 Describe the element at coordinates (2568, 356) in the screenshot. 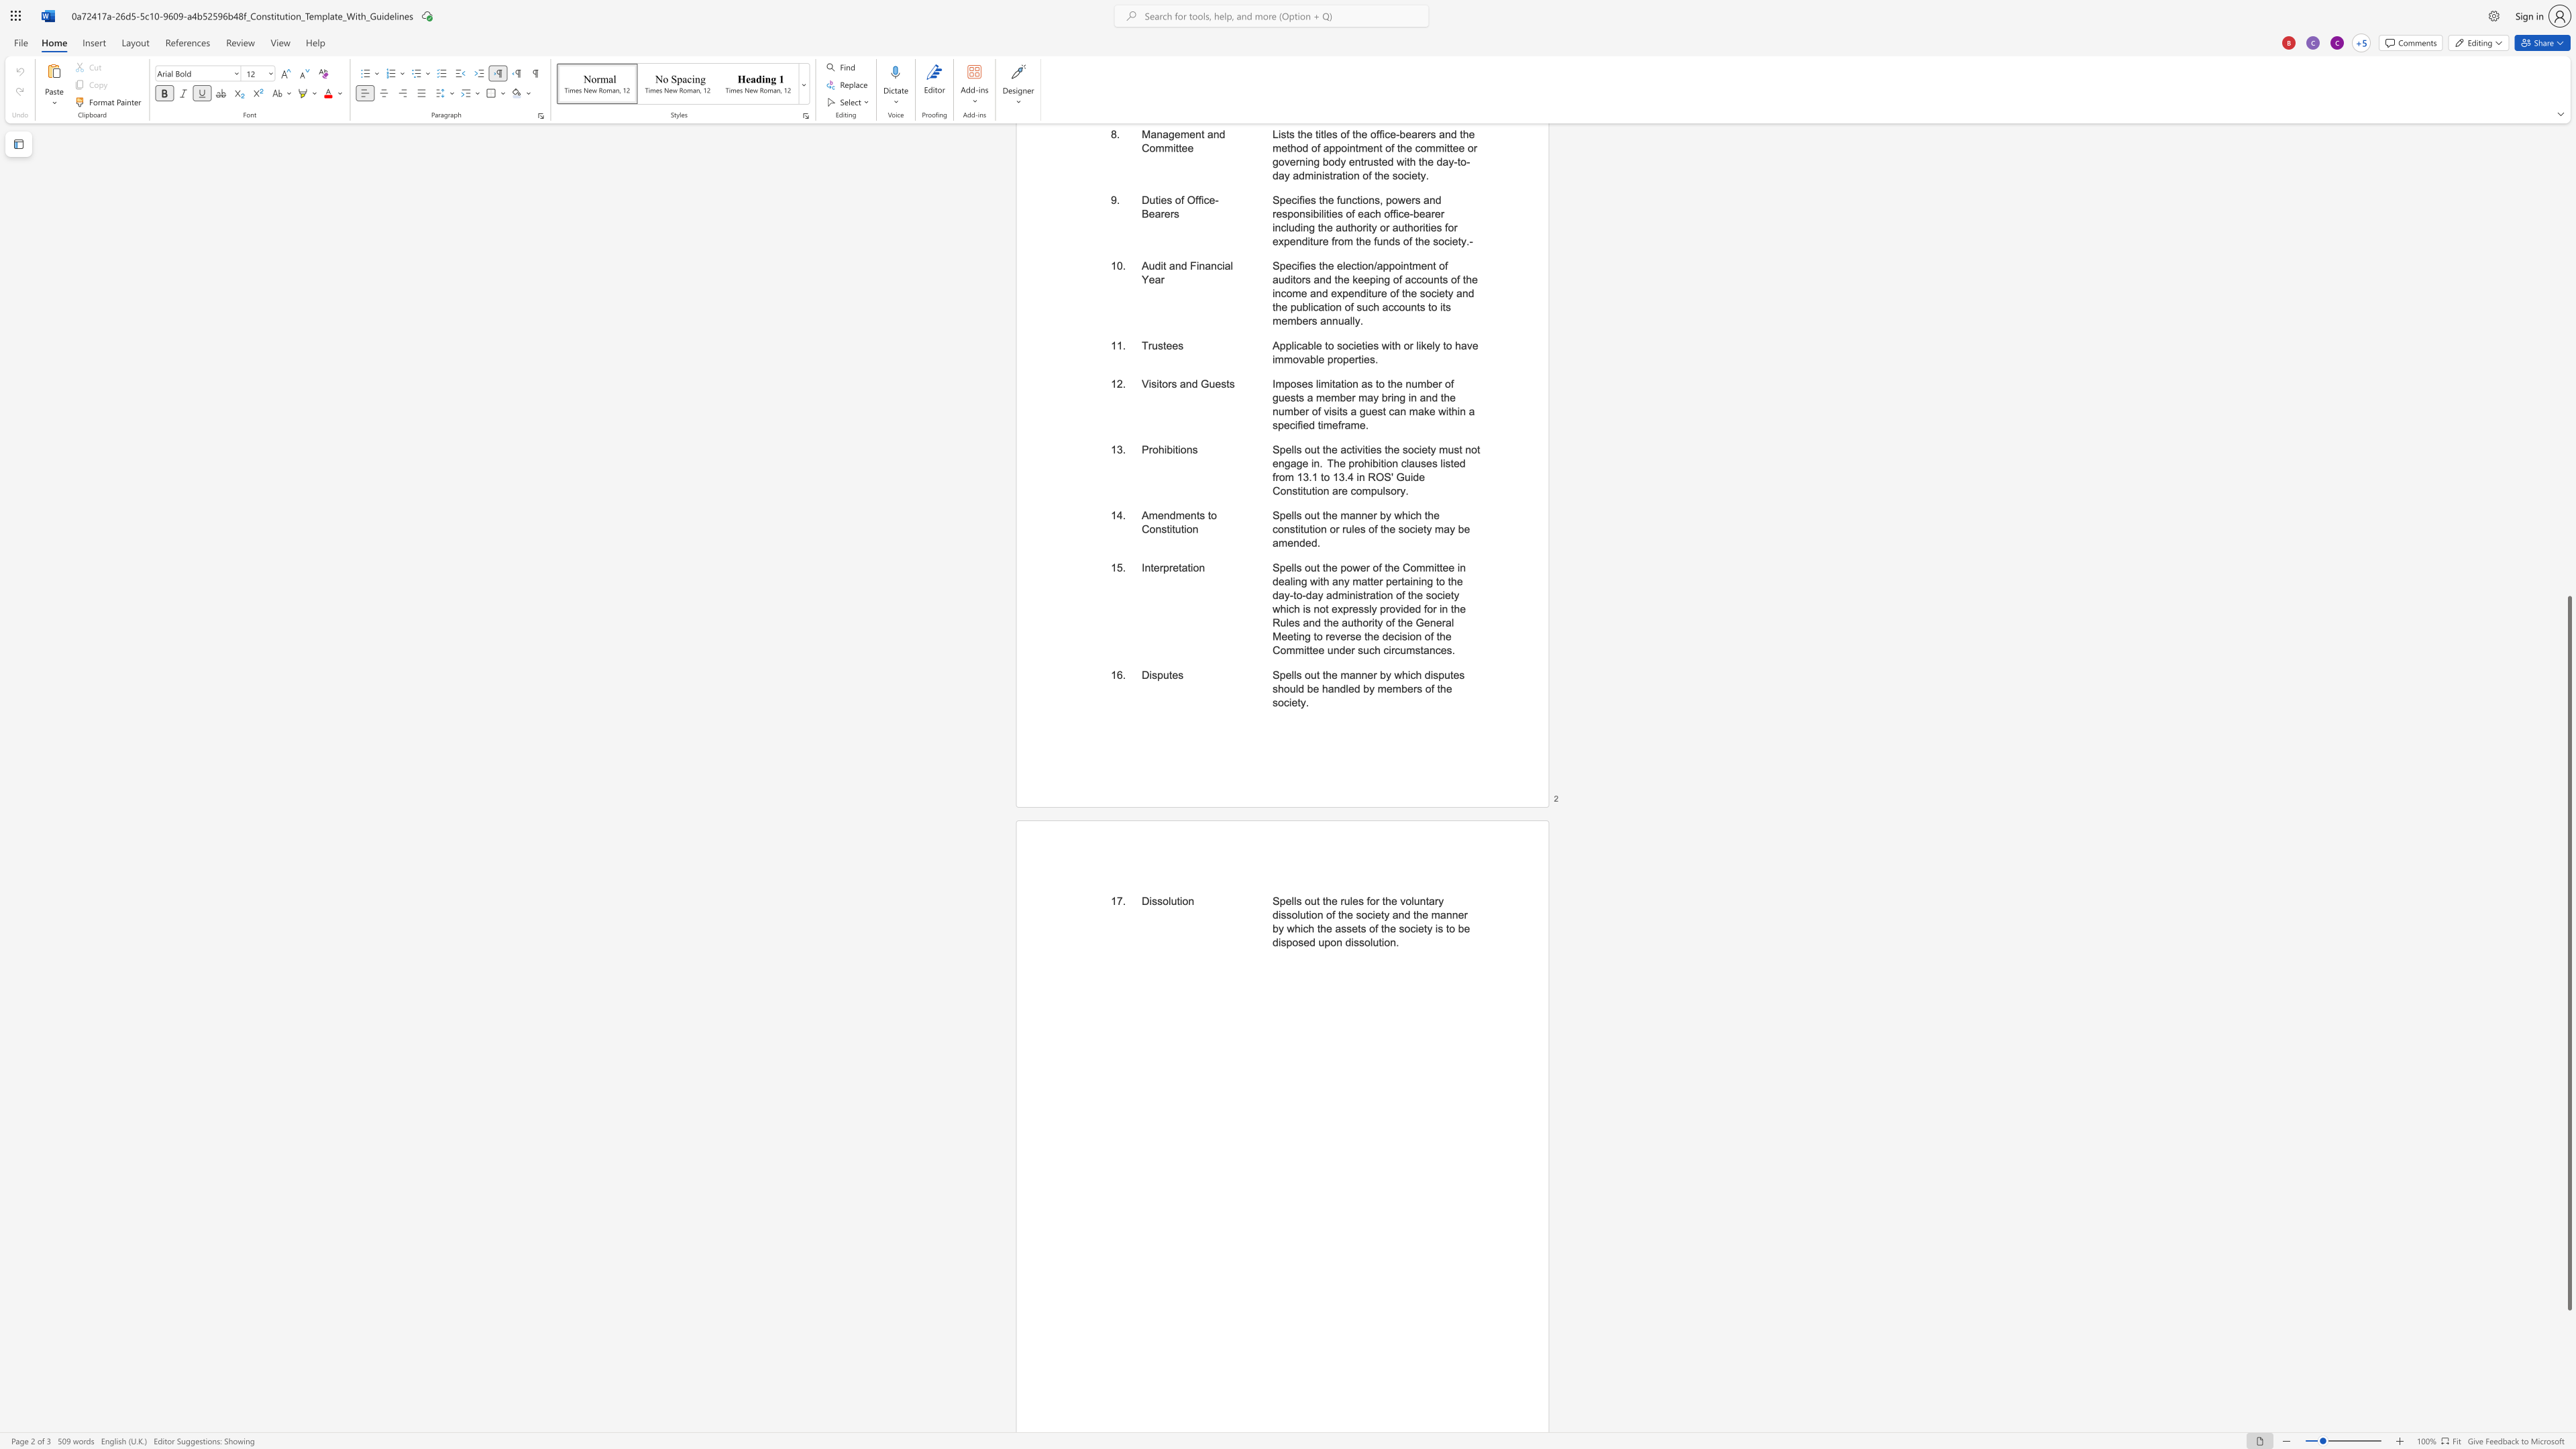

I see `the scrollbar to scroll the page up` at that location.